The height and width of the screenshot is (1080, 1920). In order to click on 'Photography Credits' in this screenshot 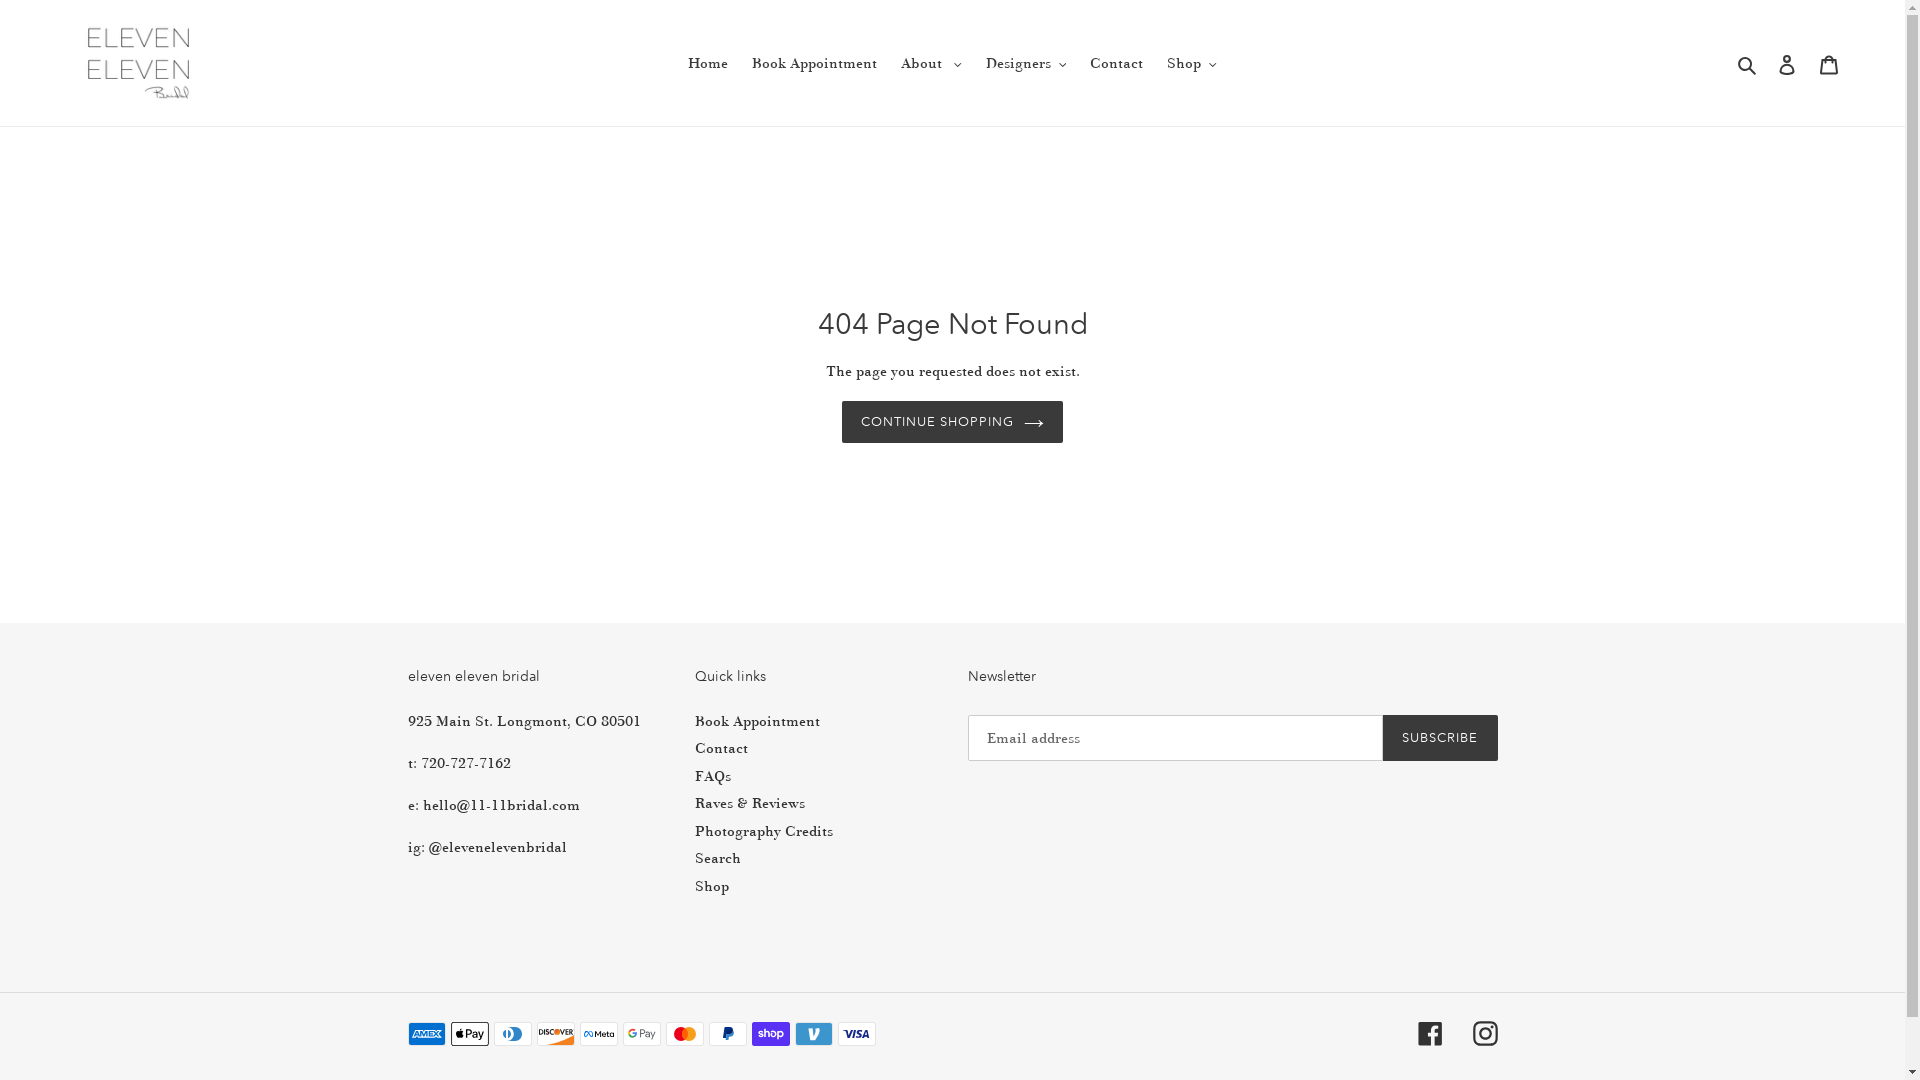, I will do `click(762, 830)`.